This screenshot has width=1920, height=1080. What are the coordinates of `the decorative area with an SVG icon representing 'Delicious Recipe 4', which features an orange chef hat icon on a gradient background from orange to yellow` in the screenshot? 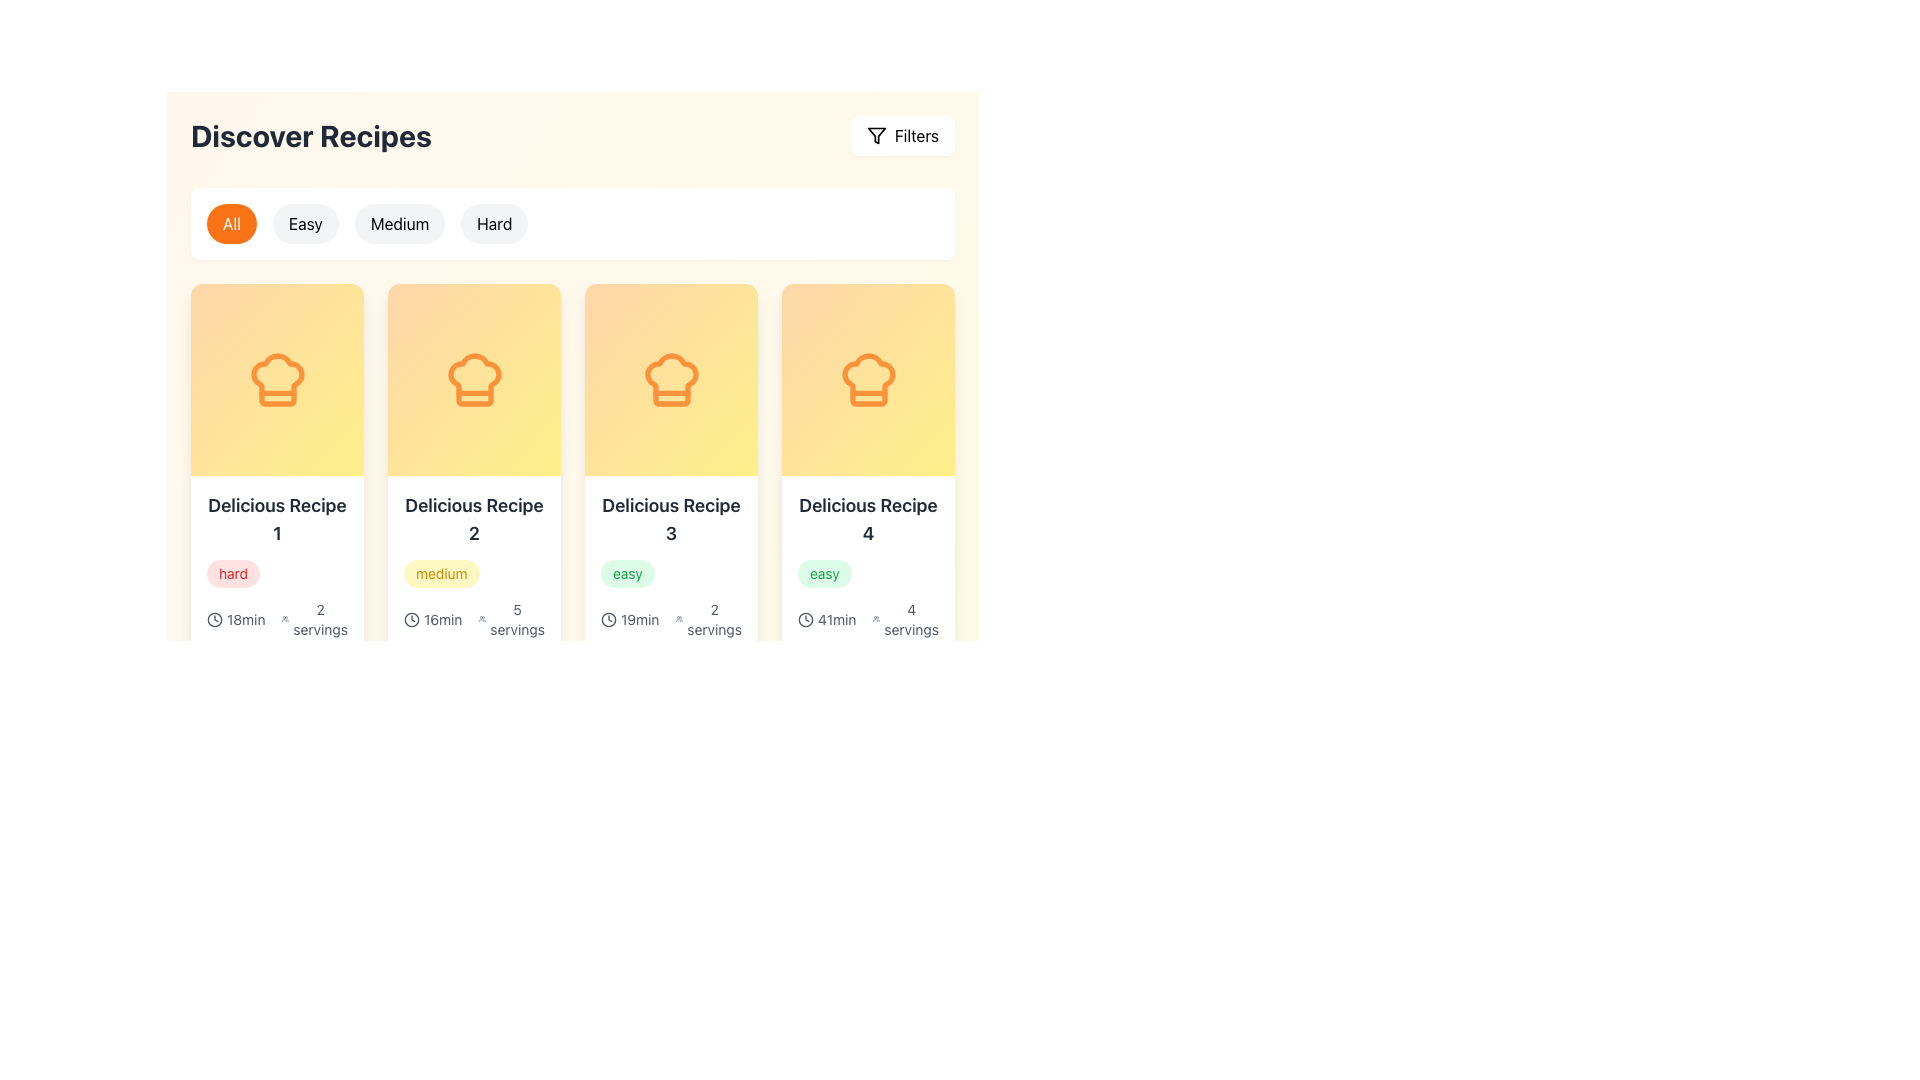 It's located at (868, 380).